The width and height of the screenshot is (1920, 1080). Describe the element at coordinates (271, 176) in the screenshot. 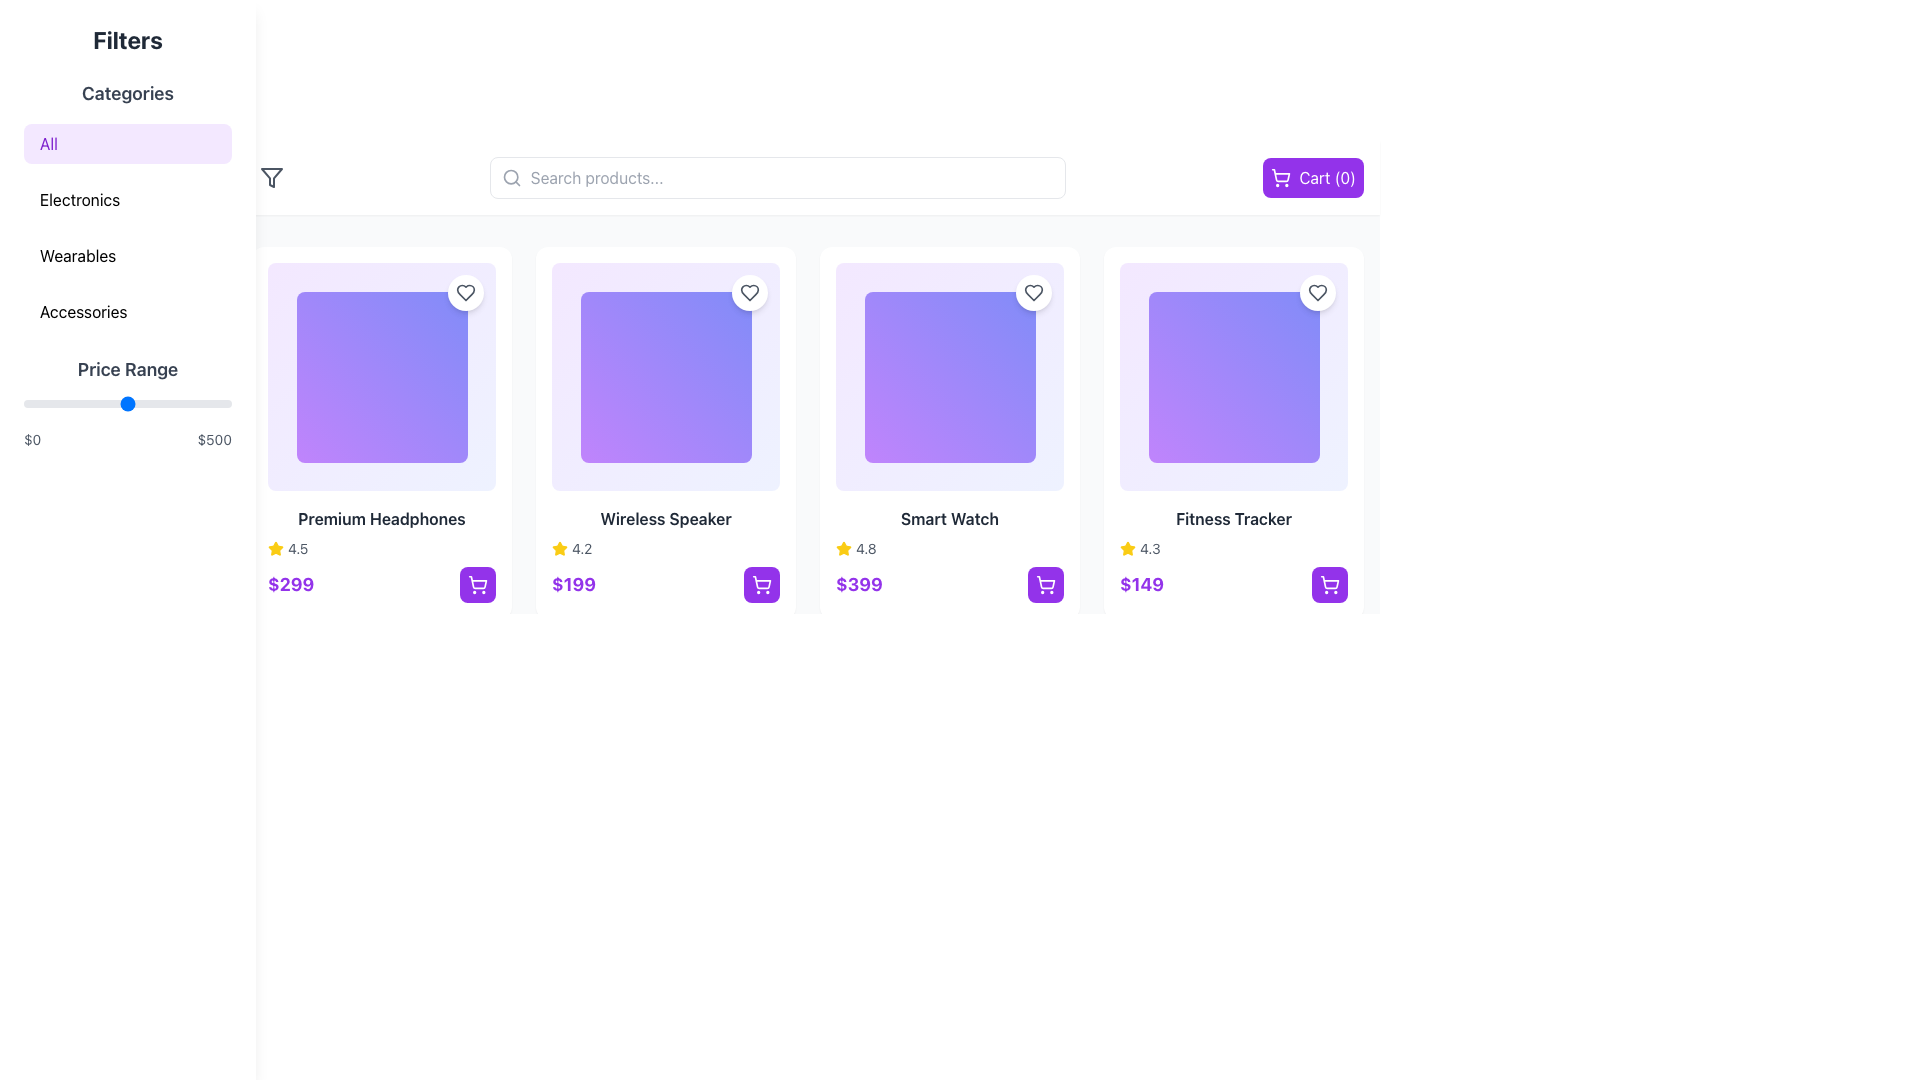

I see `the filter funnel icon button located in the header section of the interface to apply or open filters` at that location.